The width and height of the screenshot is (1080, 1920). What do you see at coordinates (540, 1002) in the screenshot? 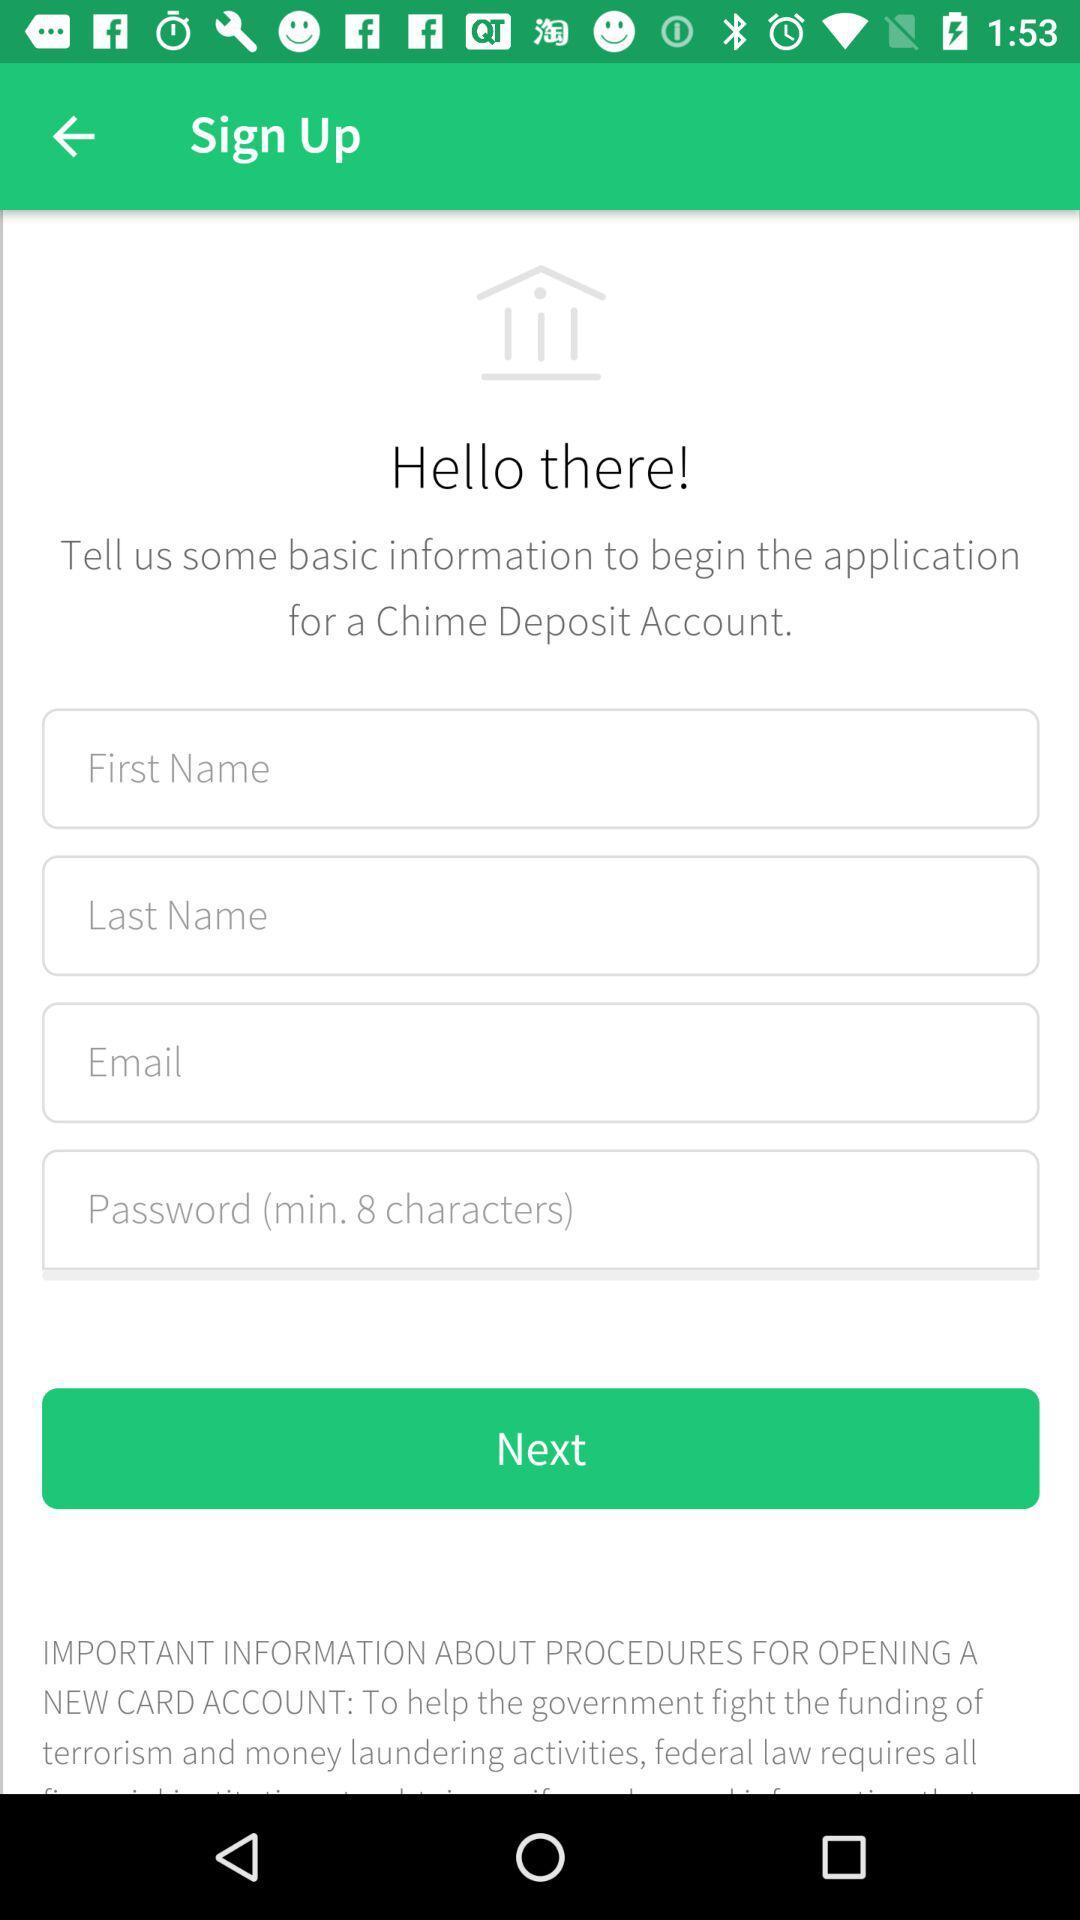
I see `contact page form` at bounding box center [540, 1002].